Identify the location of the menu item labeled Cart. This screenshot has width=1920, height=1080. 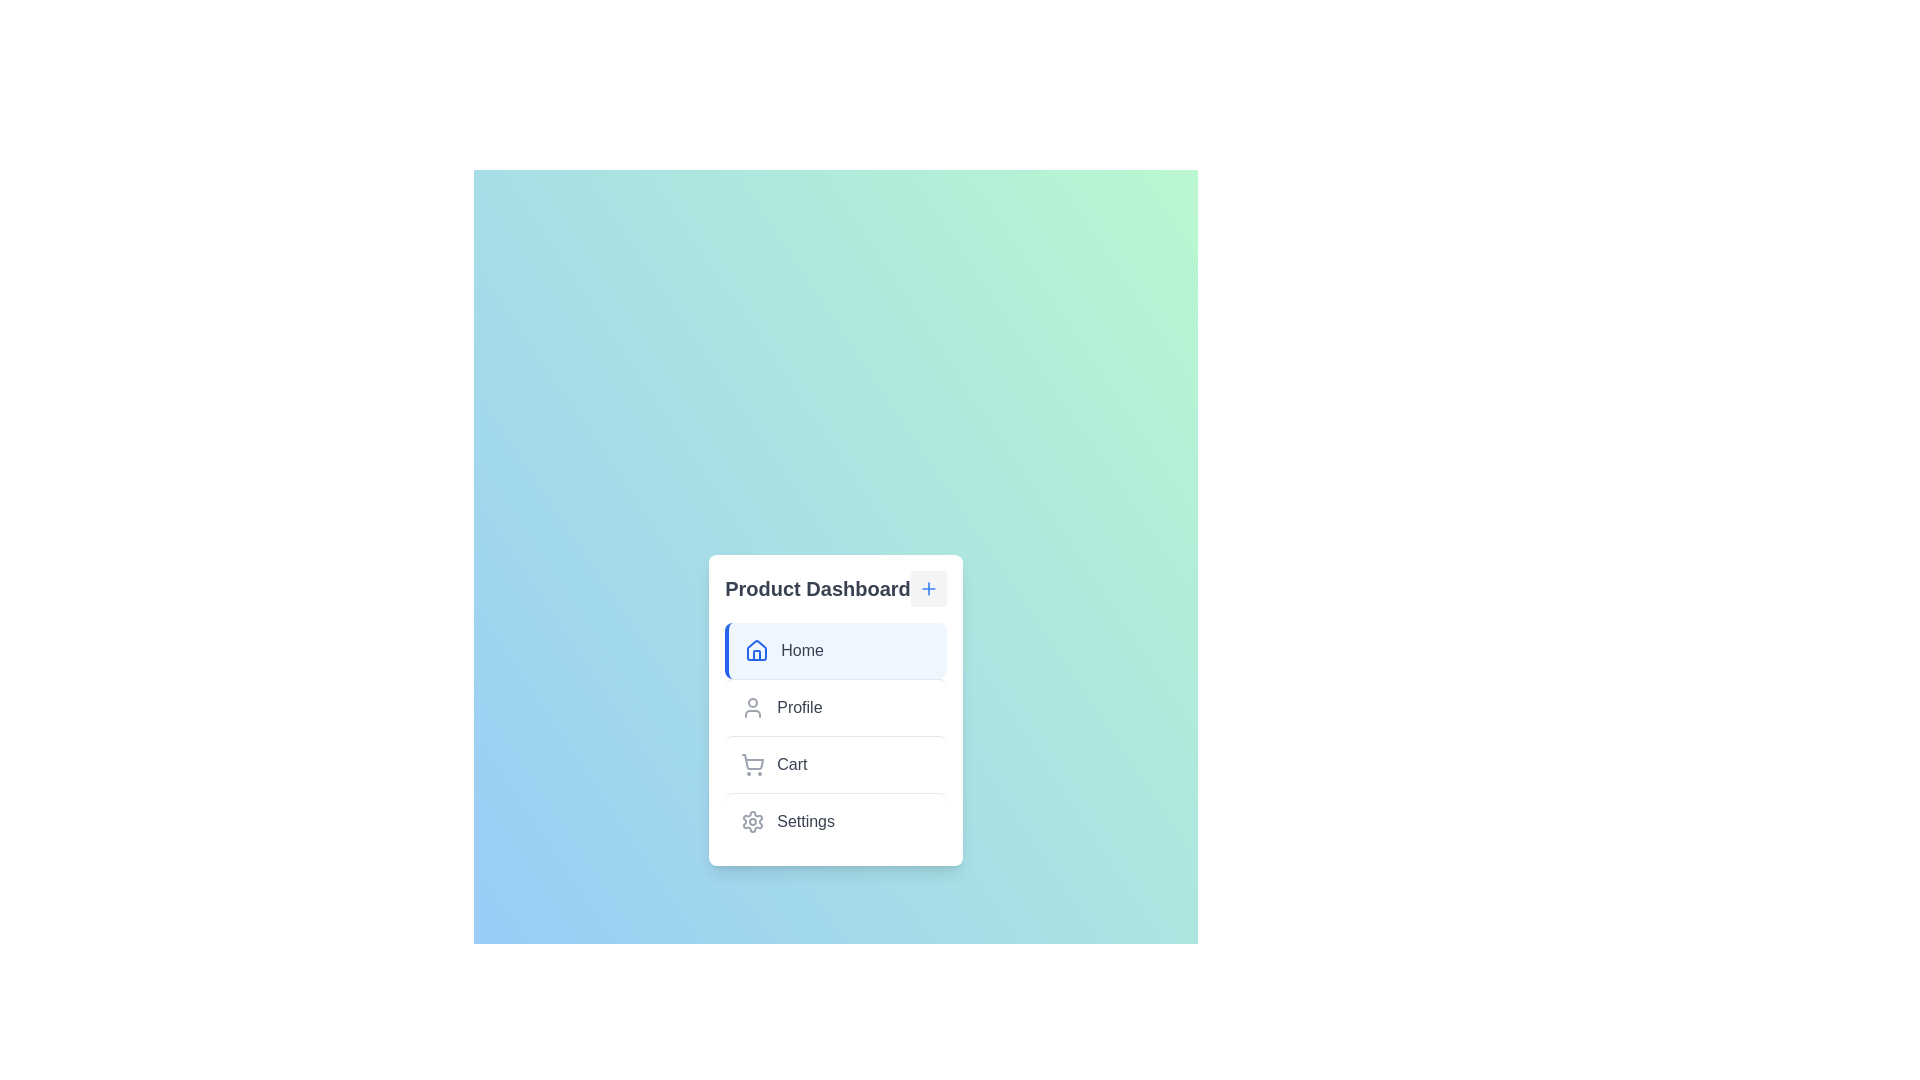
(835, 763).